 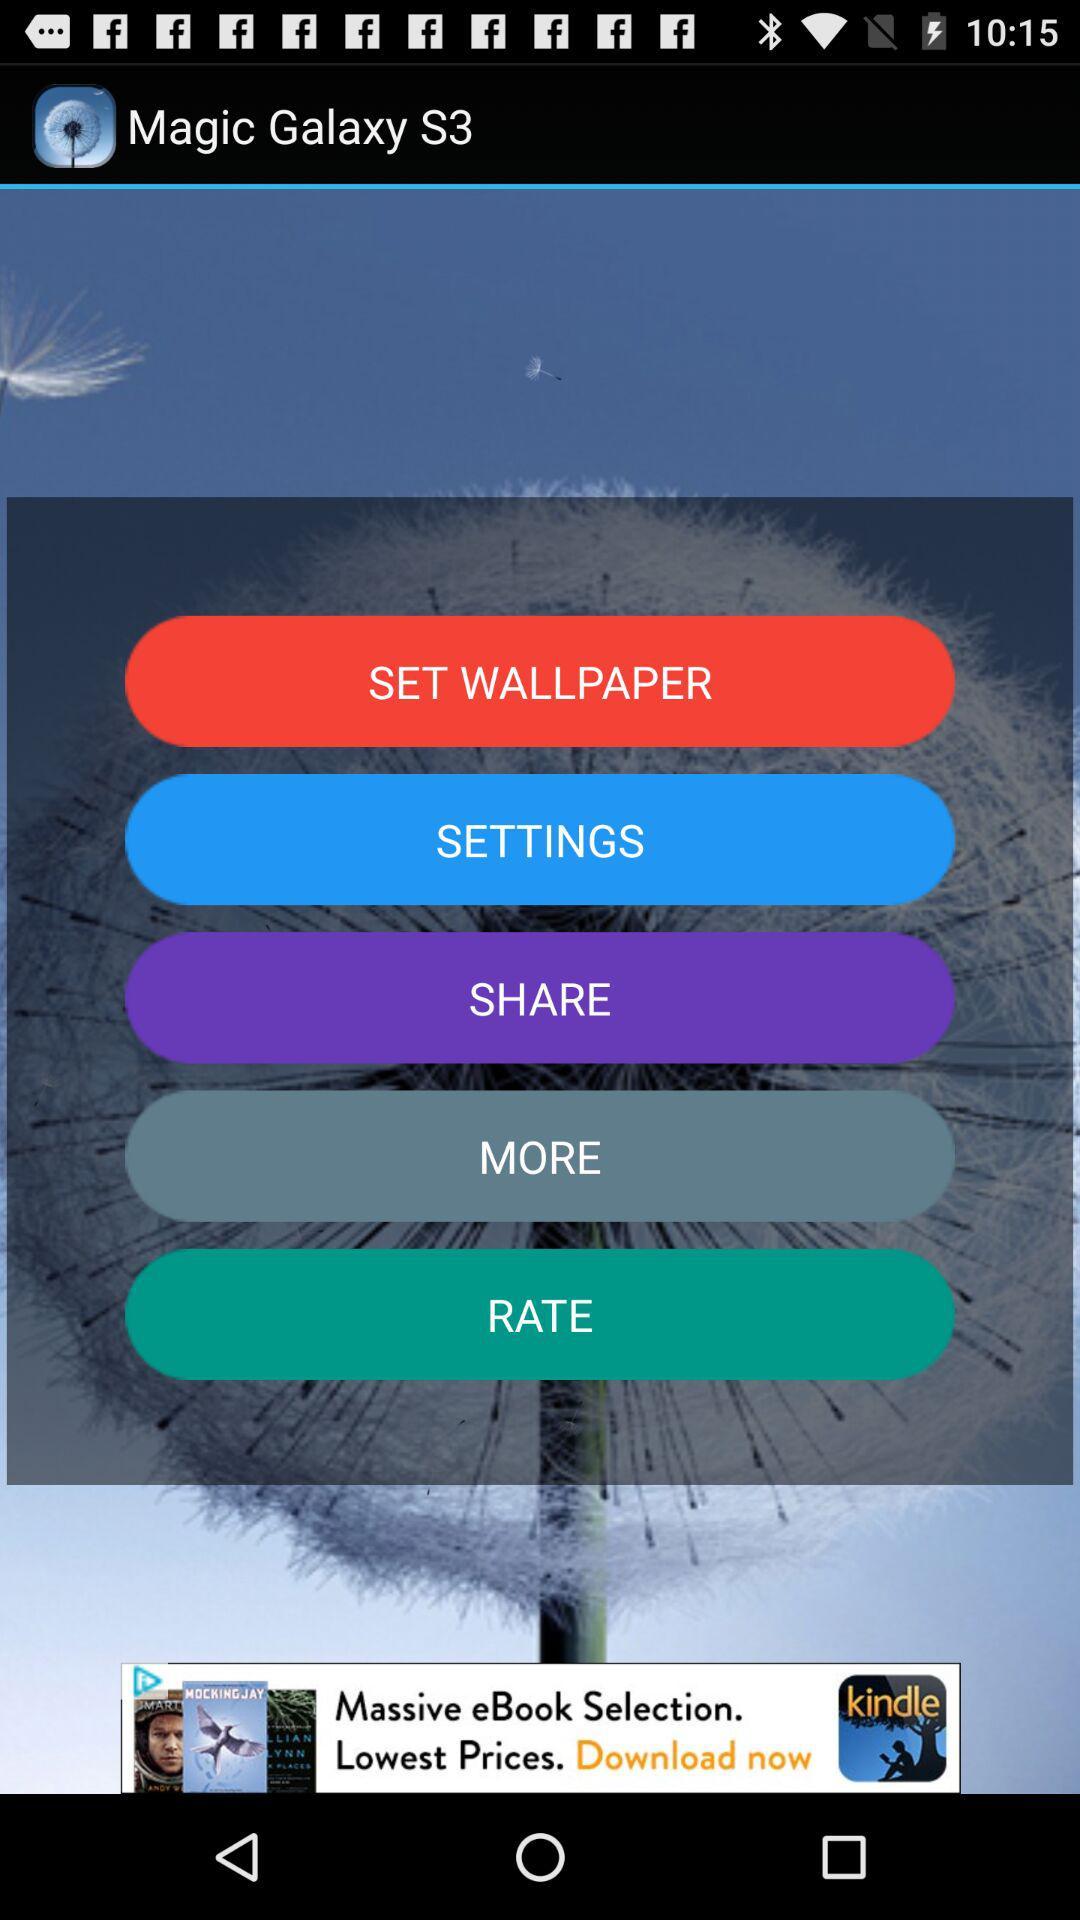 What do you see at coordinates (540, 681) in the screenshot?
I see `item above settings` at bounding box center [540, 681].